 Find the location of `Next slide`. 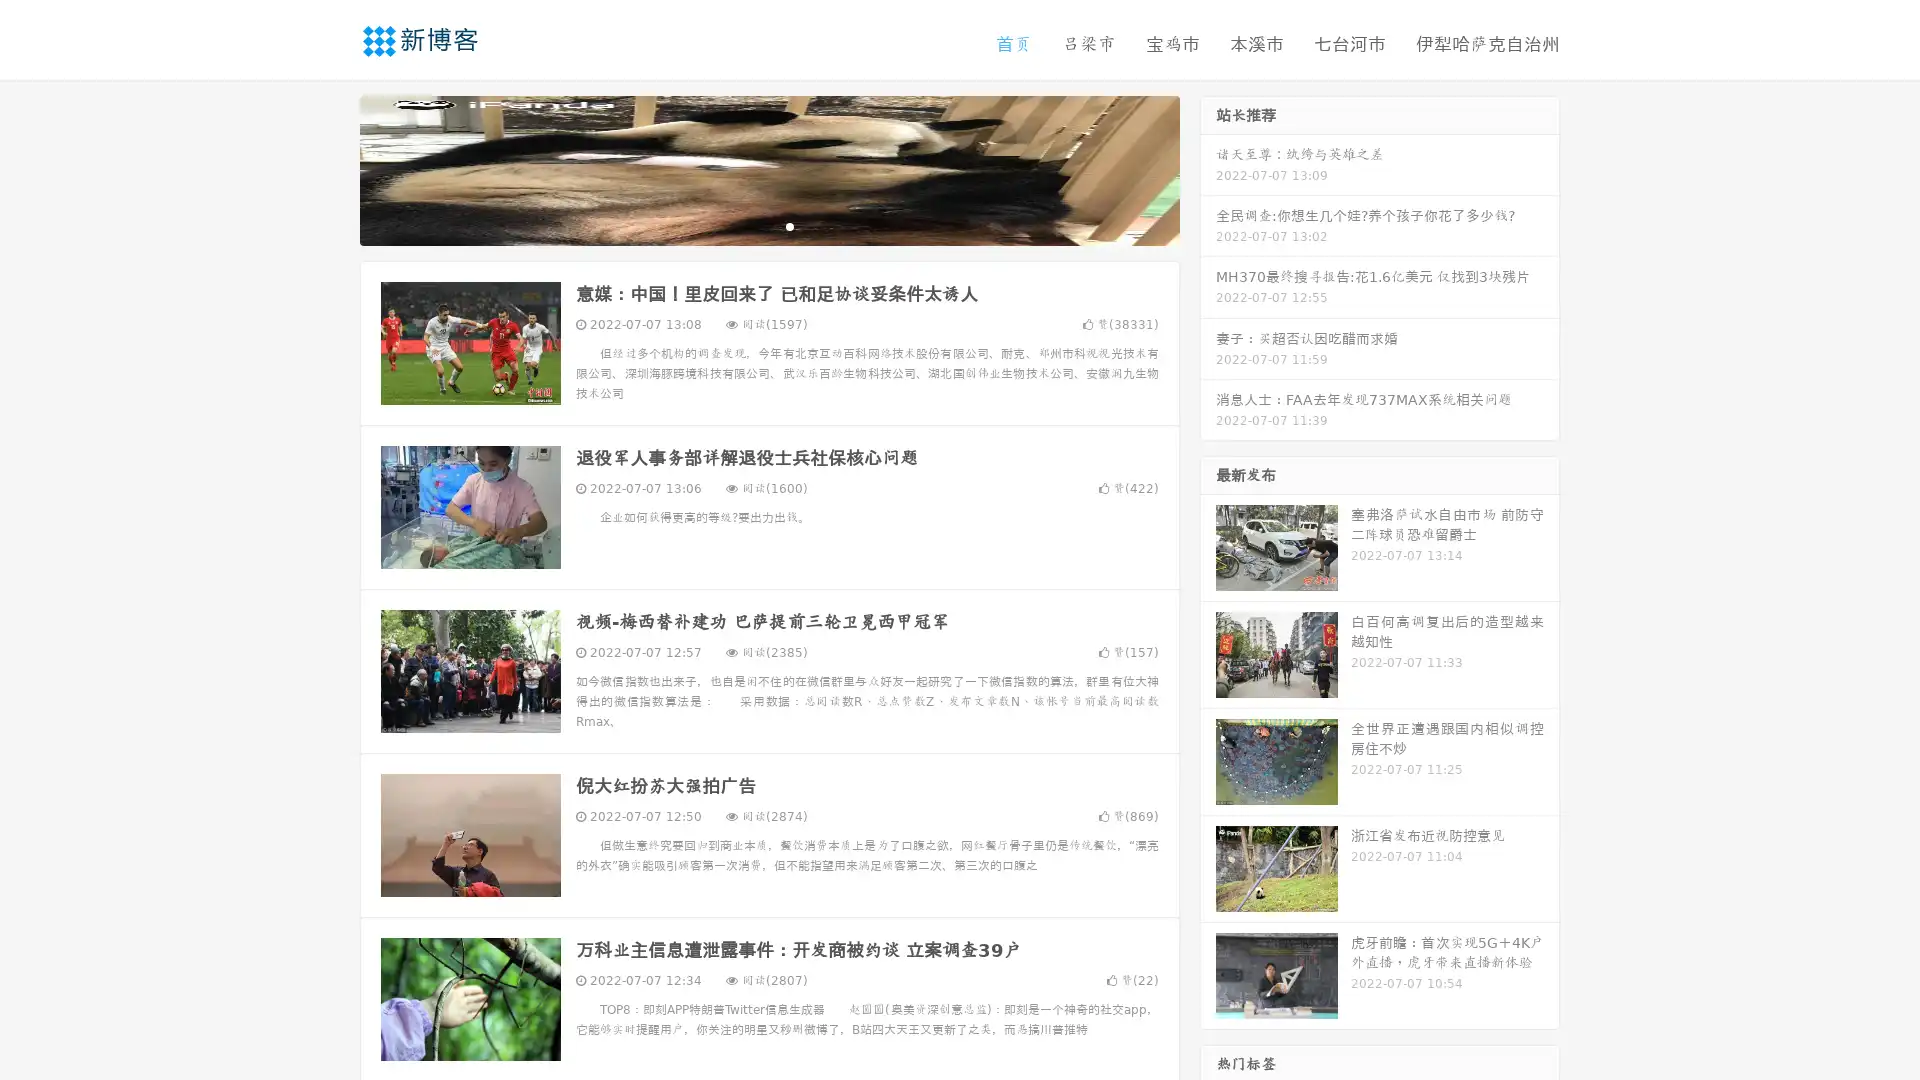

Next slide is located at coordinates (1208, 168).